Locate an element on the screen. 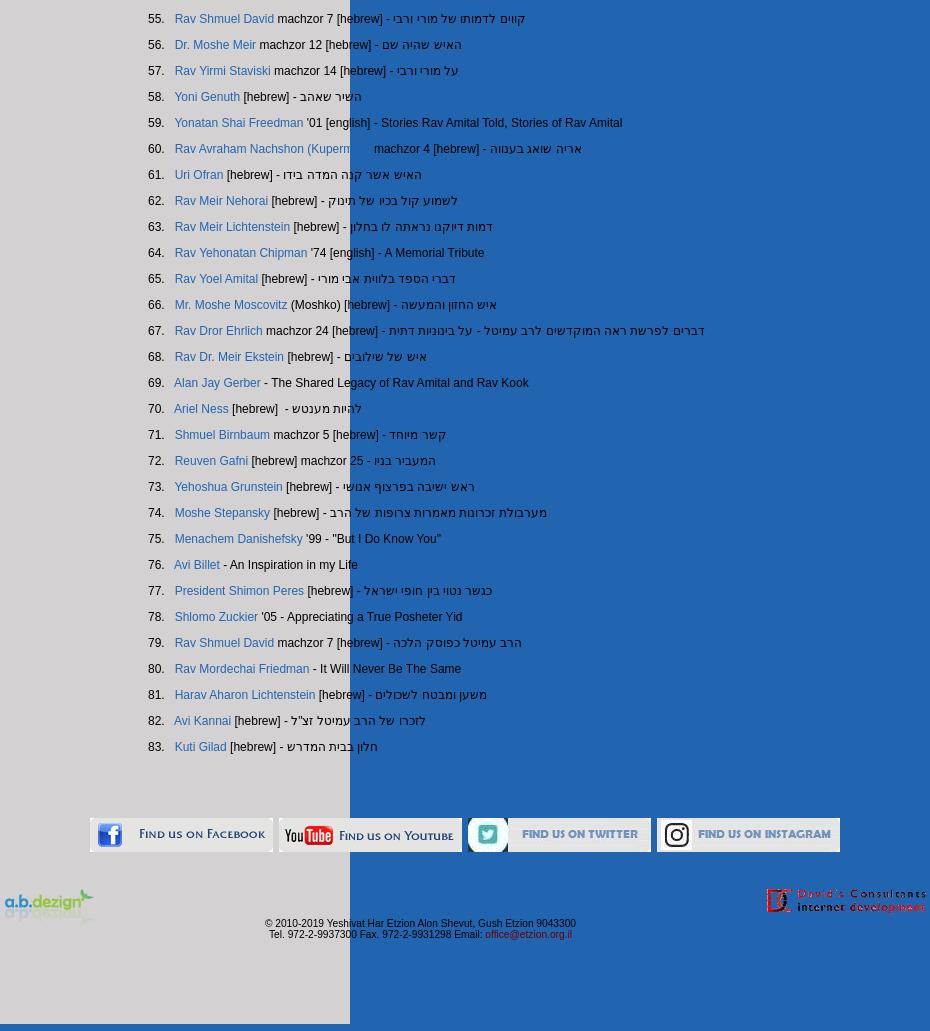 The height and width of the screenshot is (1031, 930). '72.' is located at coordinates (159, 460).